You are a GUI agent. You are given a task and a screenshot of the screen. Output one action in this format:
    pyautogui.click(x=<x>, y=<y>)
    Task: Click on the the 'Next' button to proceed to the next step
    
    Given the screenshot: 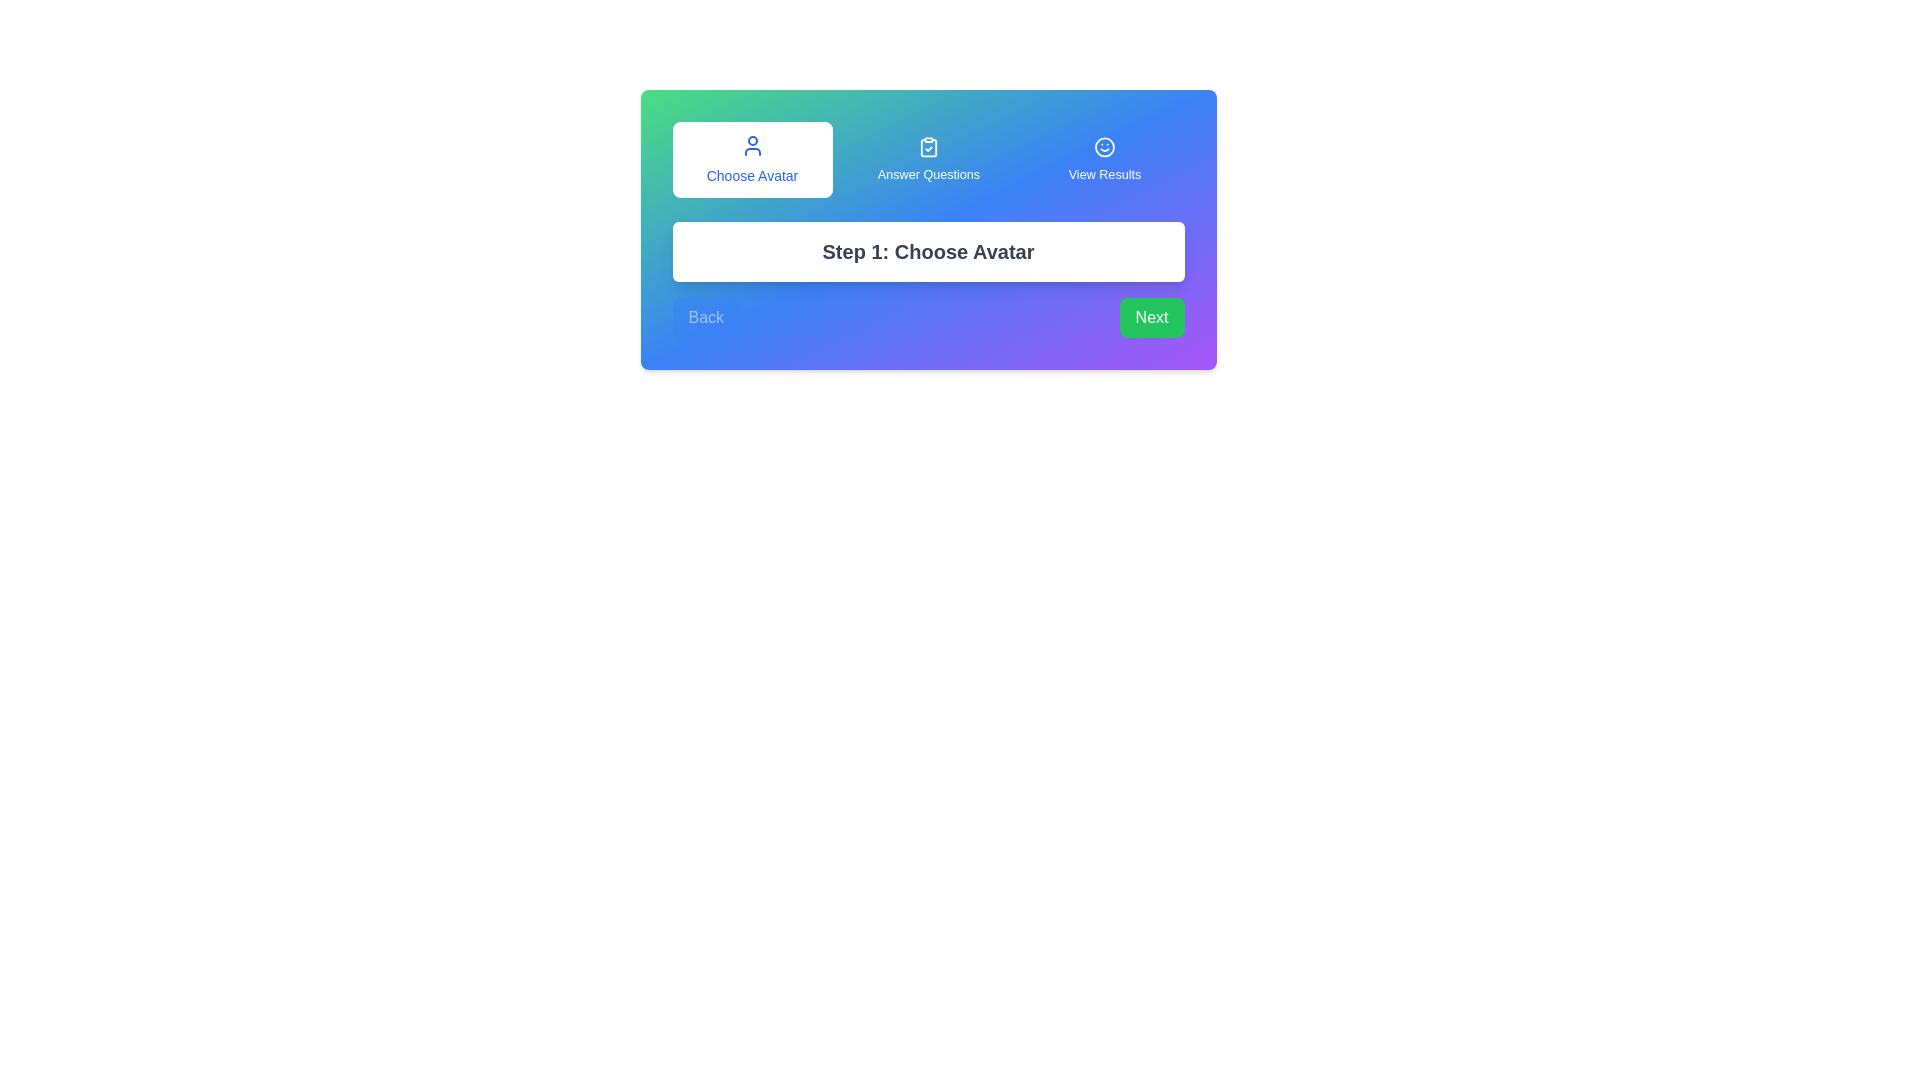 What is the action you would take?
    pyautogui.click(x=1152, y=316)
    